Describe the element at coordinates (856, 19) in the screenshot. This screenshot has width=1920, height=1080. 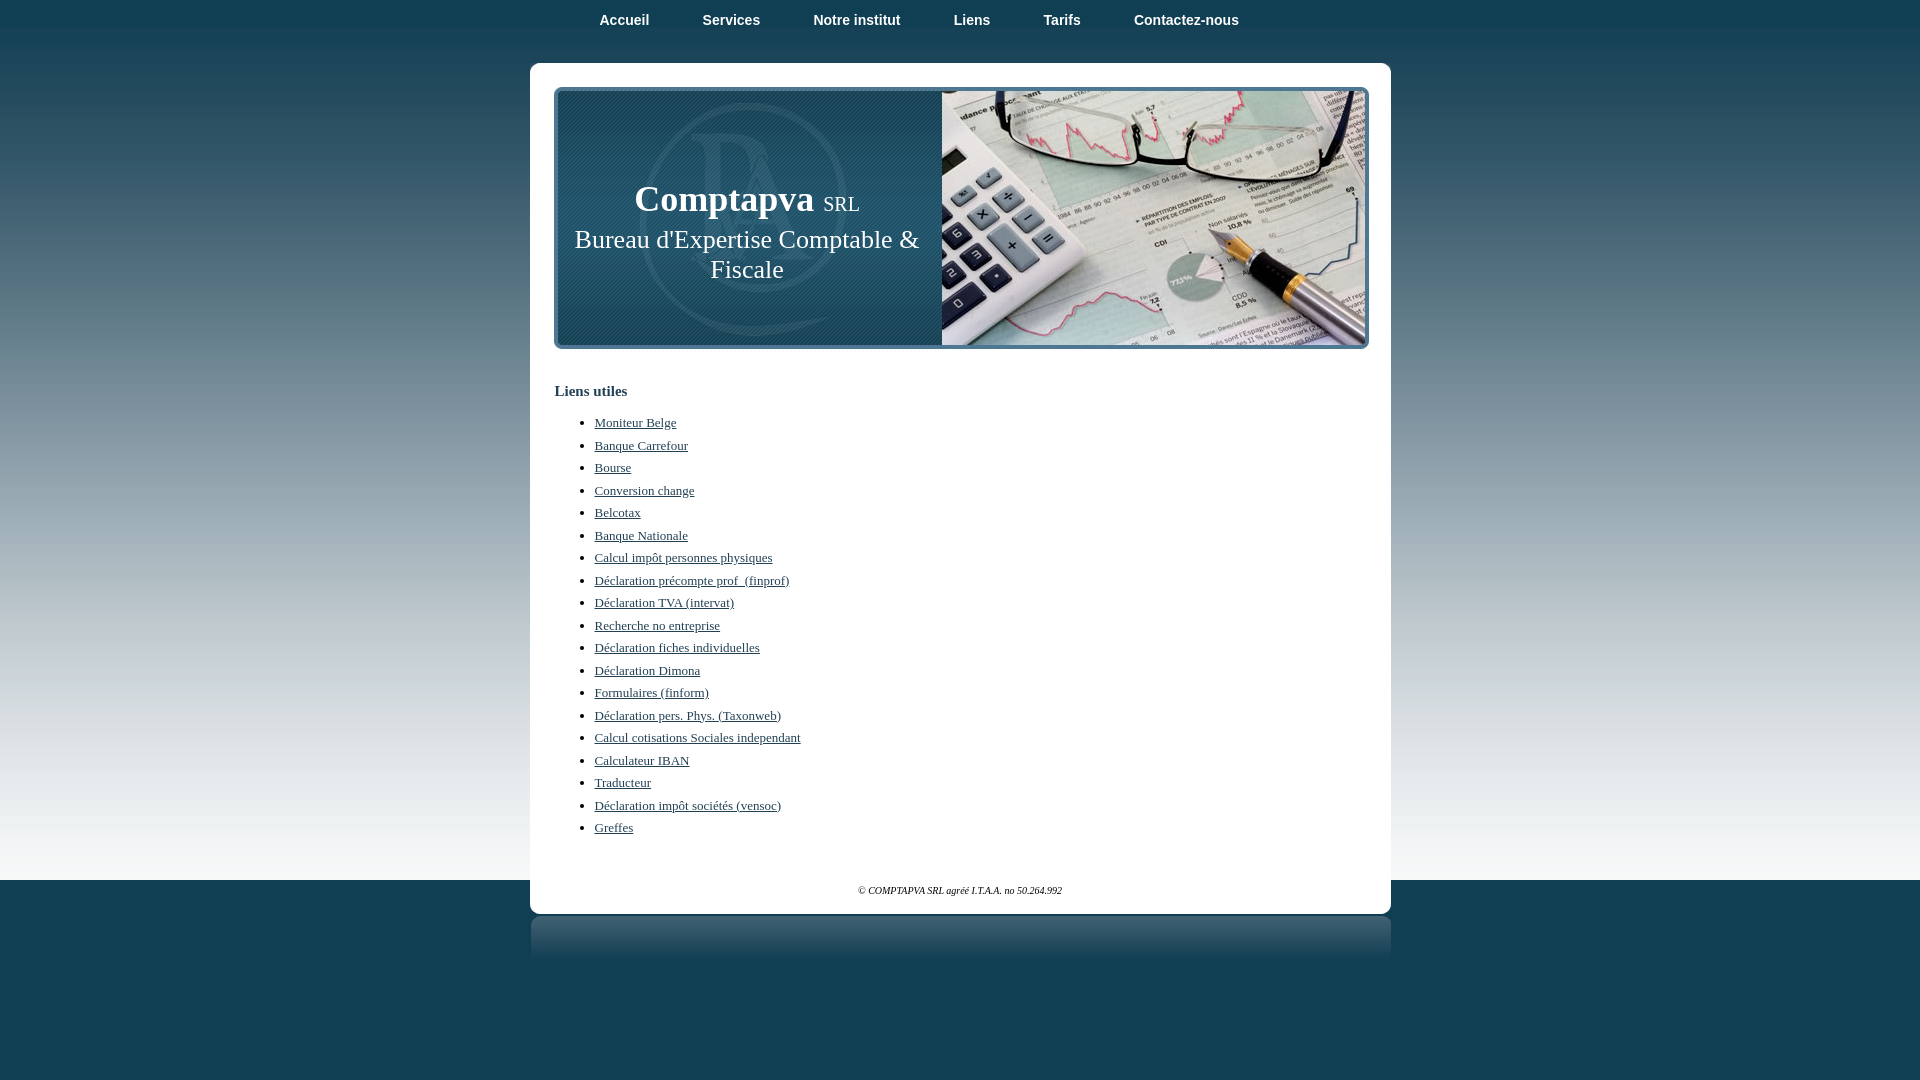
I see `'Notre institut'` at that location.